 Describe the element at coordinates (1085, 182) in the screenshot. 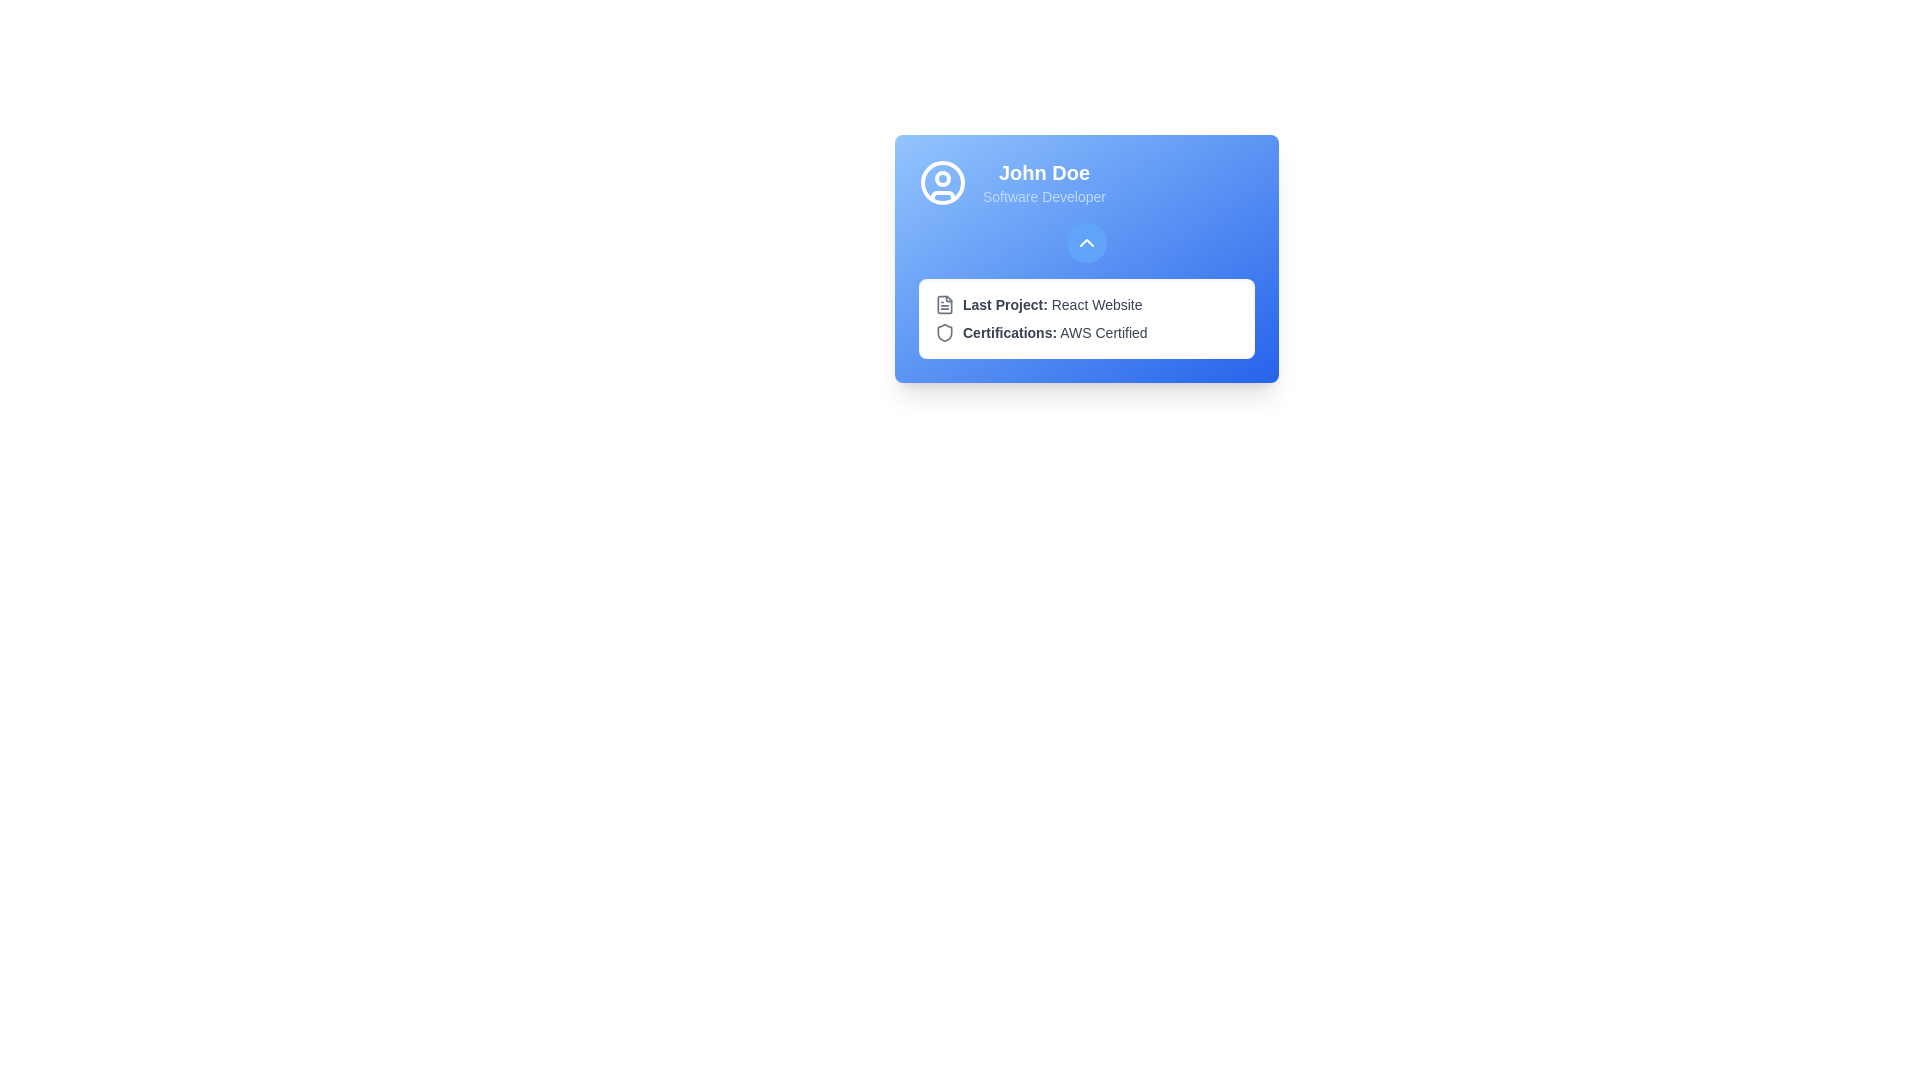

I see `the User Information Header that displays 'John Doe' in bold white uppercase font and 'Software Developer' in smaller blue text` at that location.